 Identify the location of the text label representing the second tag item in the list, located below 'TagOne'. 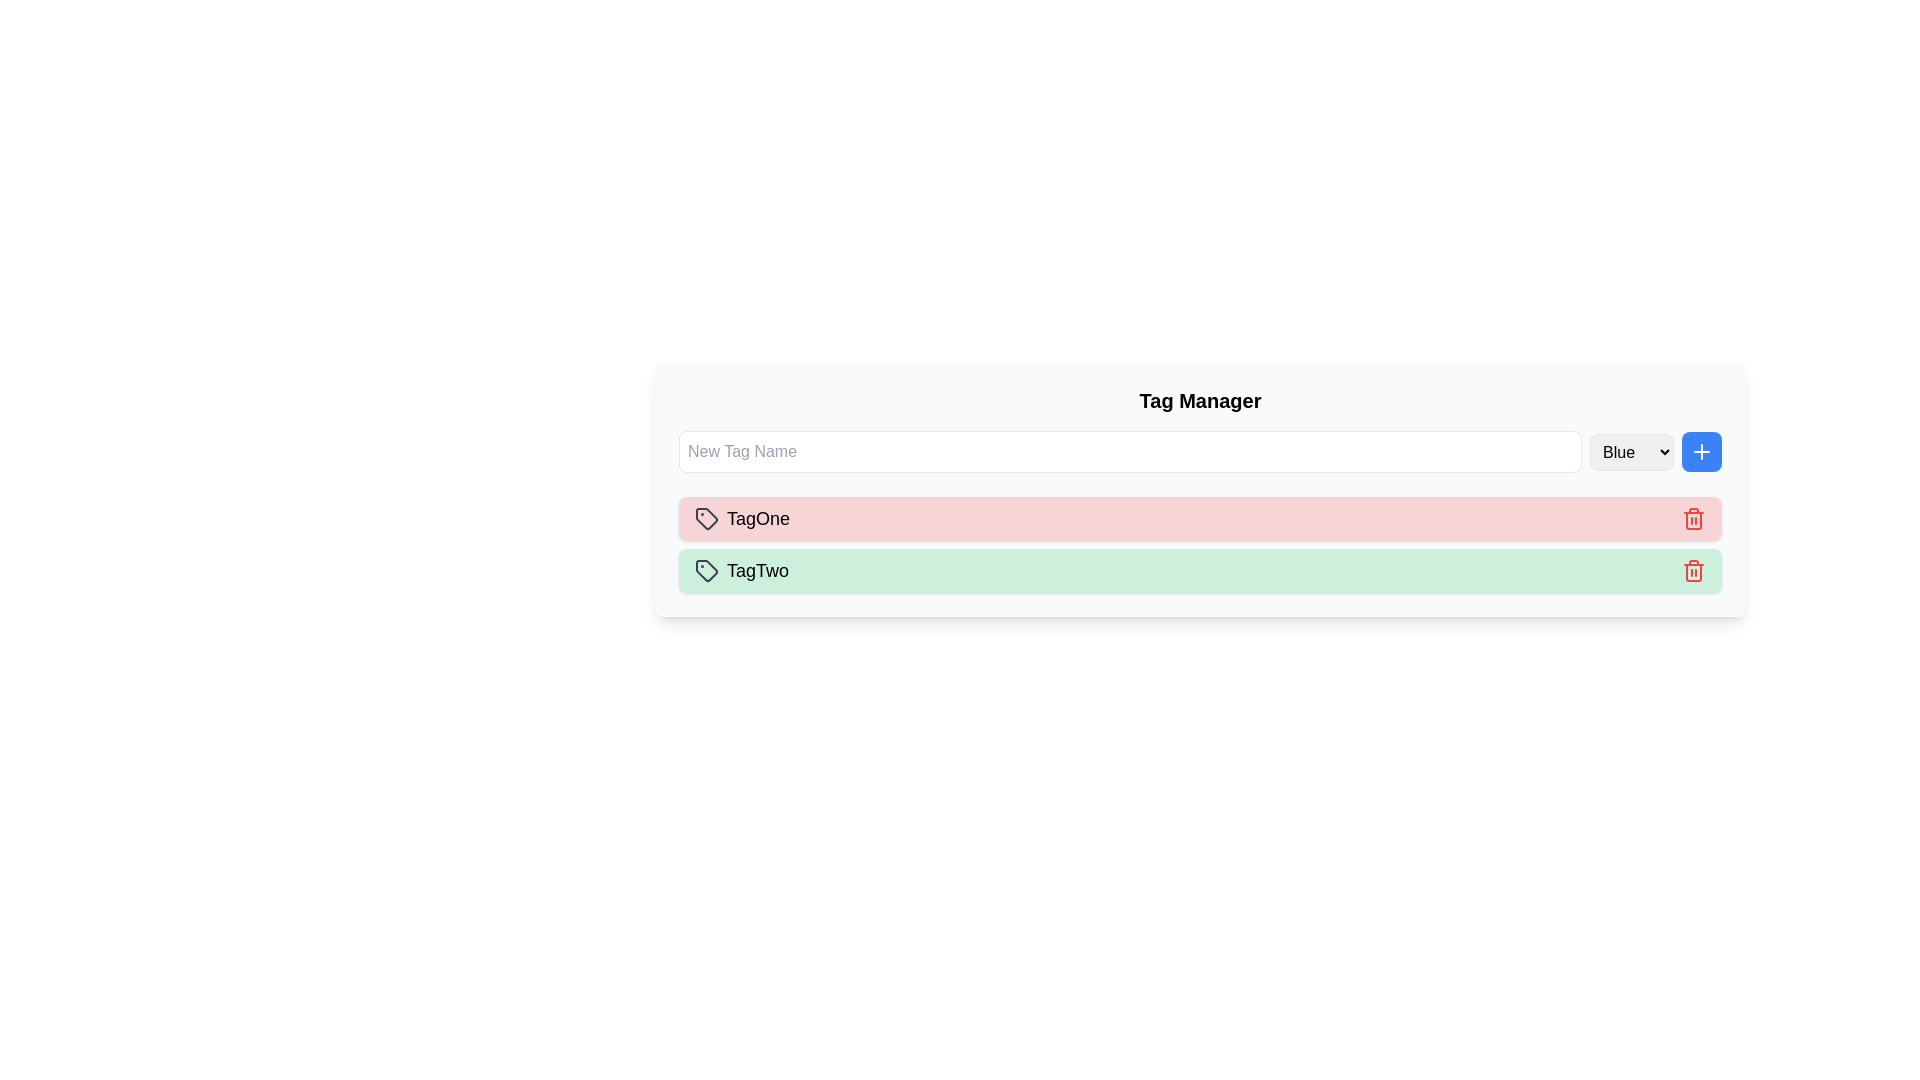
(757, 570).